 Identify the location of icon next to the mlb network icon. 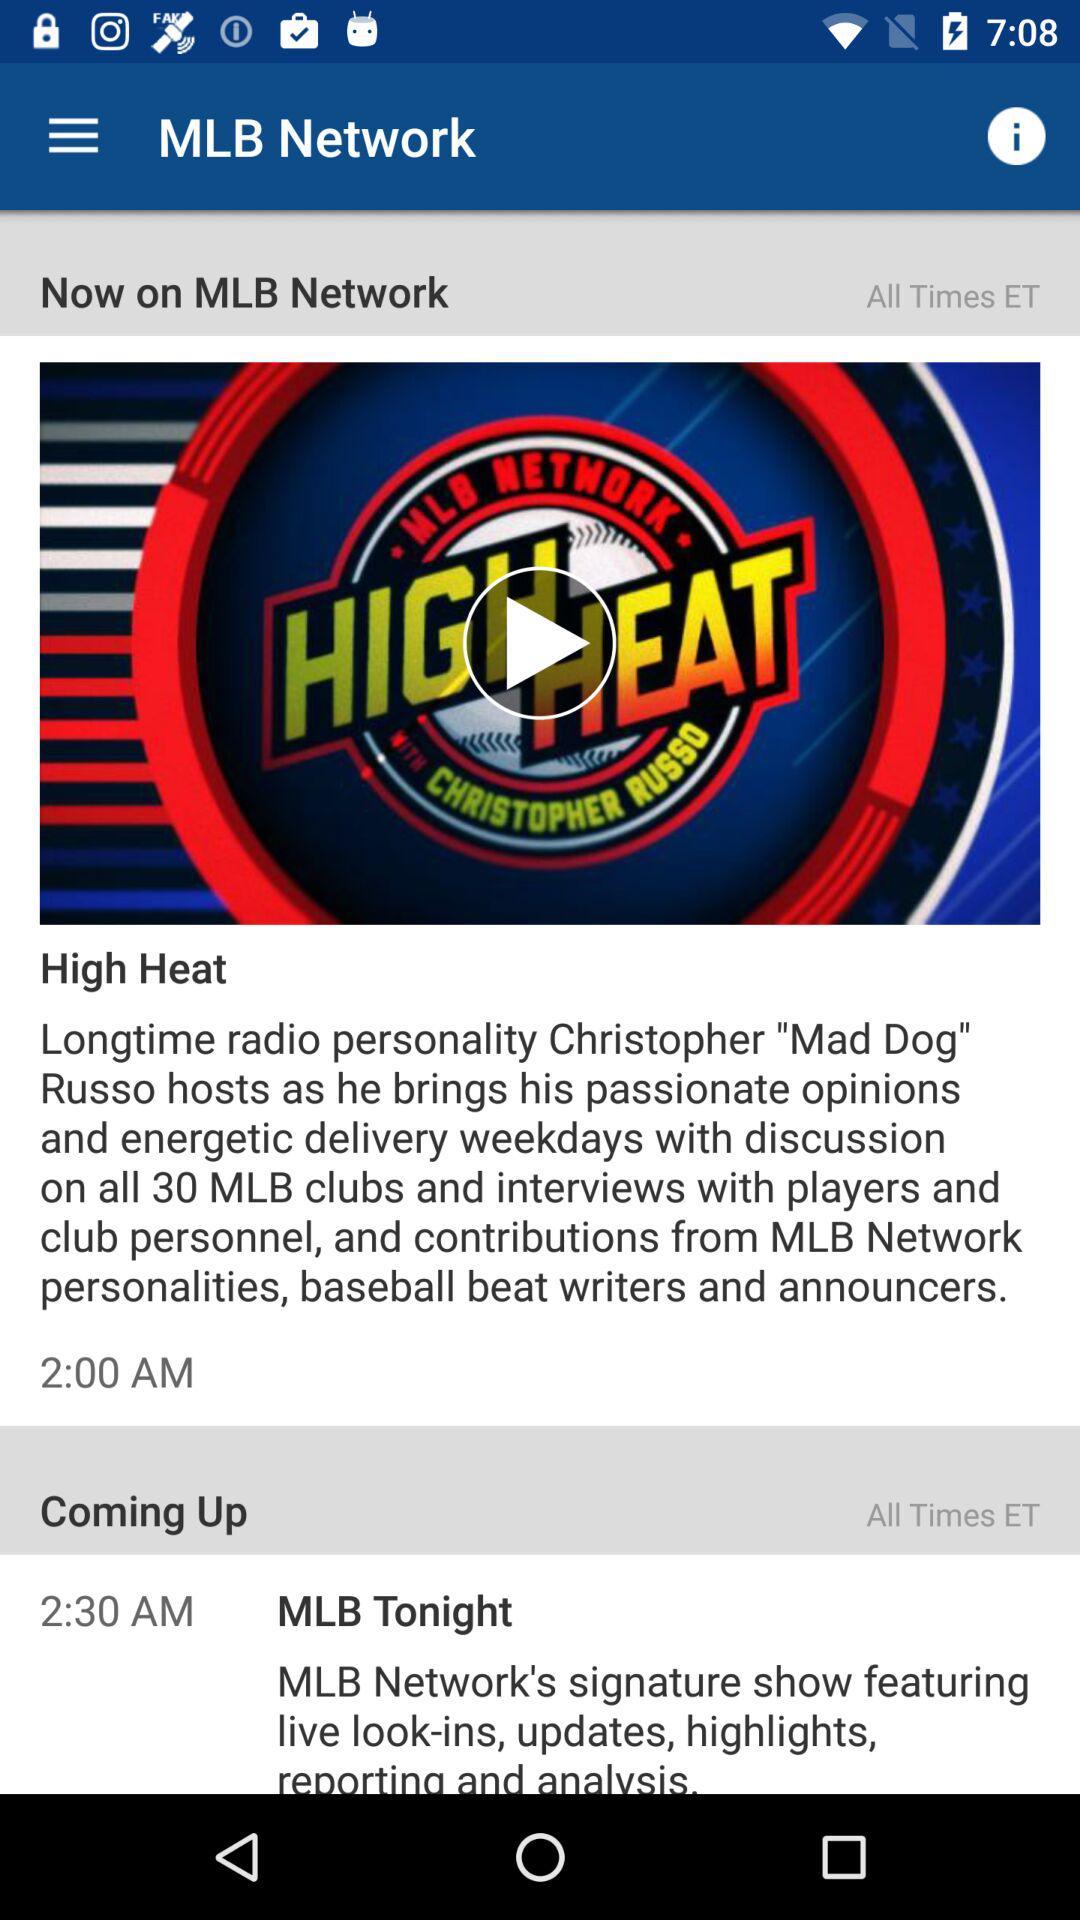
(1017, 135).